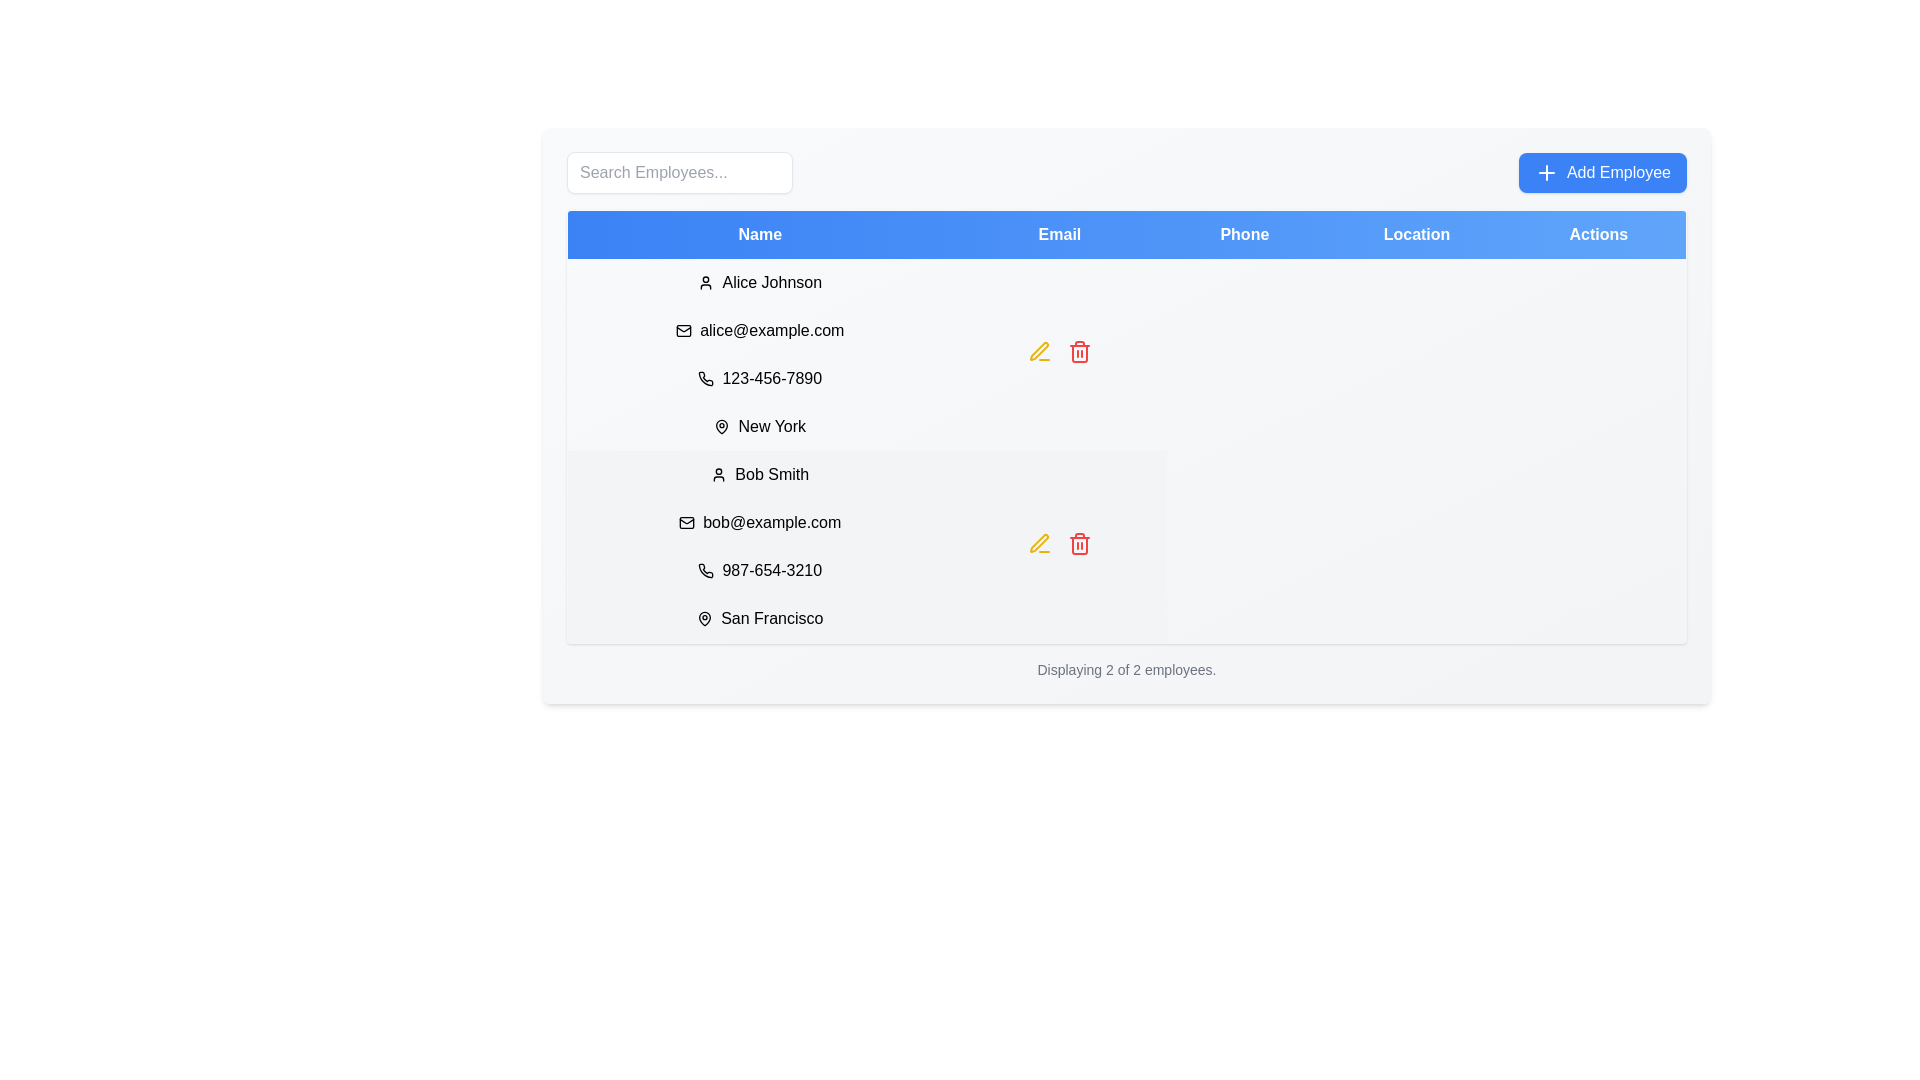  I want to click on the plus icon with a blue background located within the 'Add Employee' button, so click(1545, 172).